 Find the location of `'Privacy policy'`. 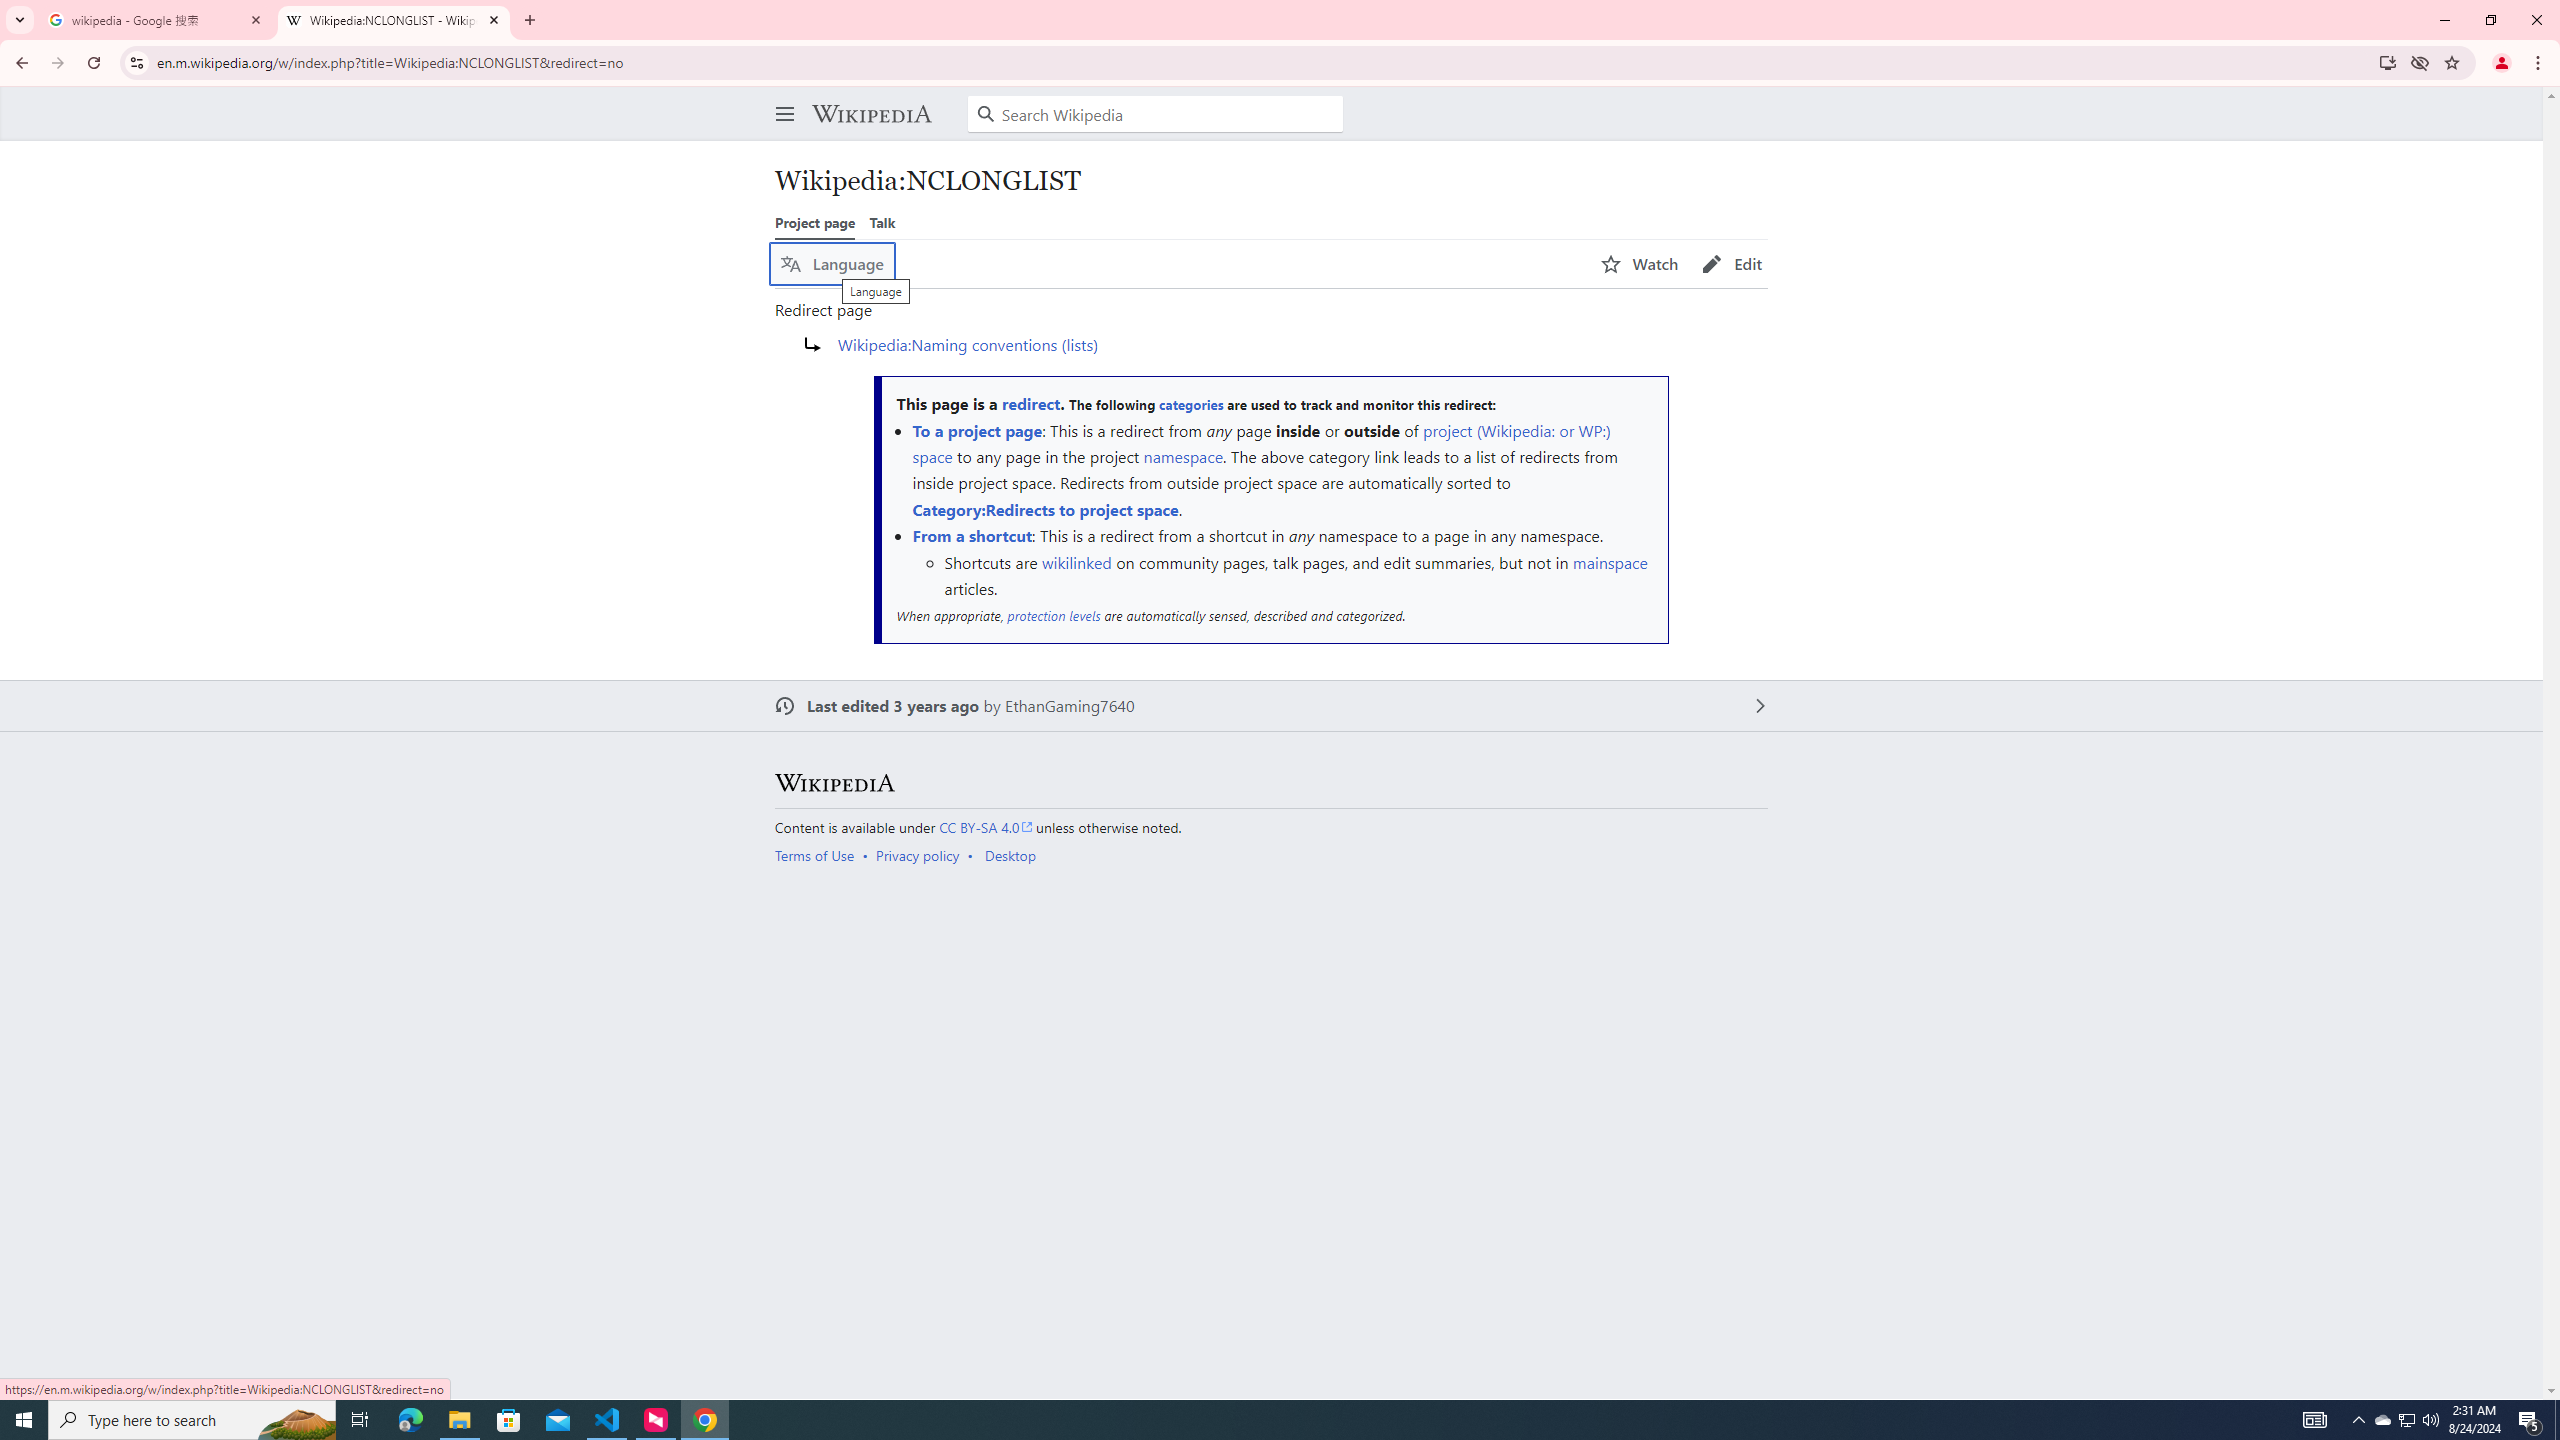

'Privacy policy' is located at coordinates (917, 855).